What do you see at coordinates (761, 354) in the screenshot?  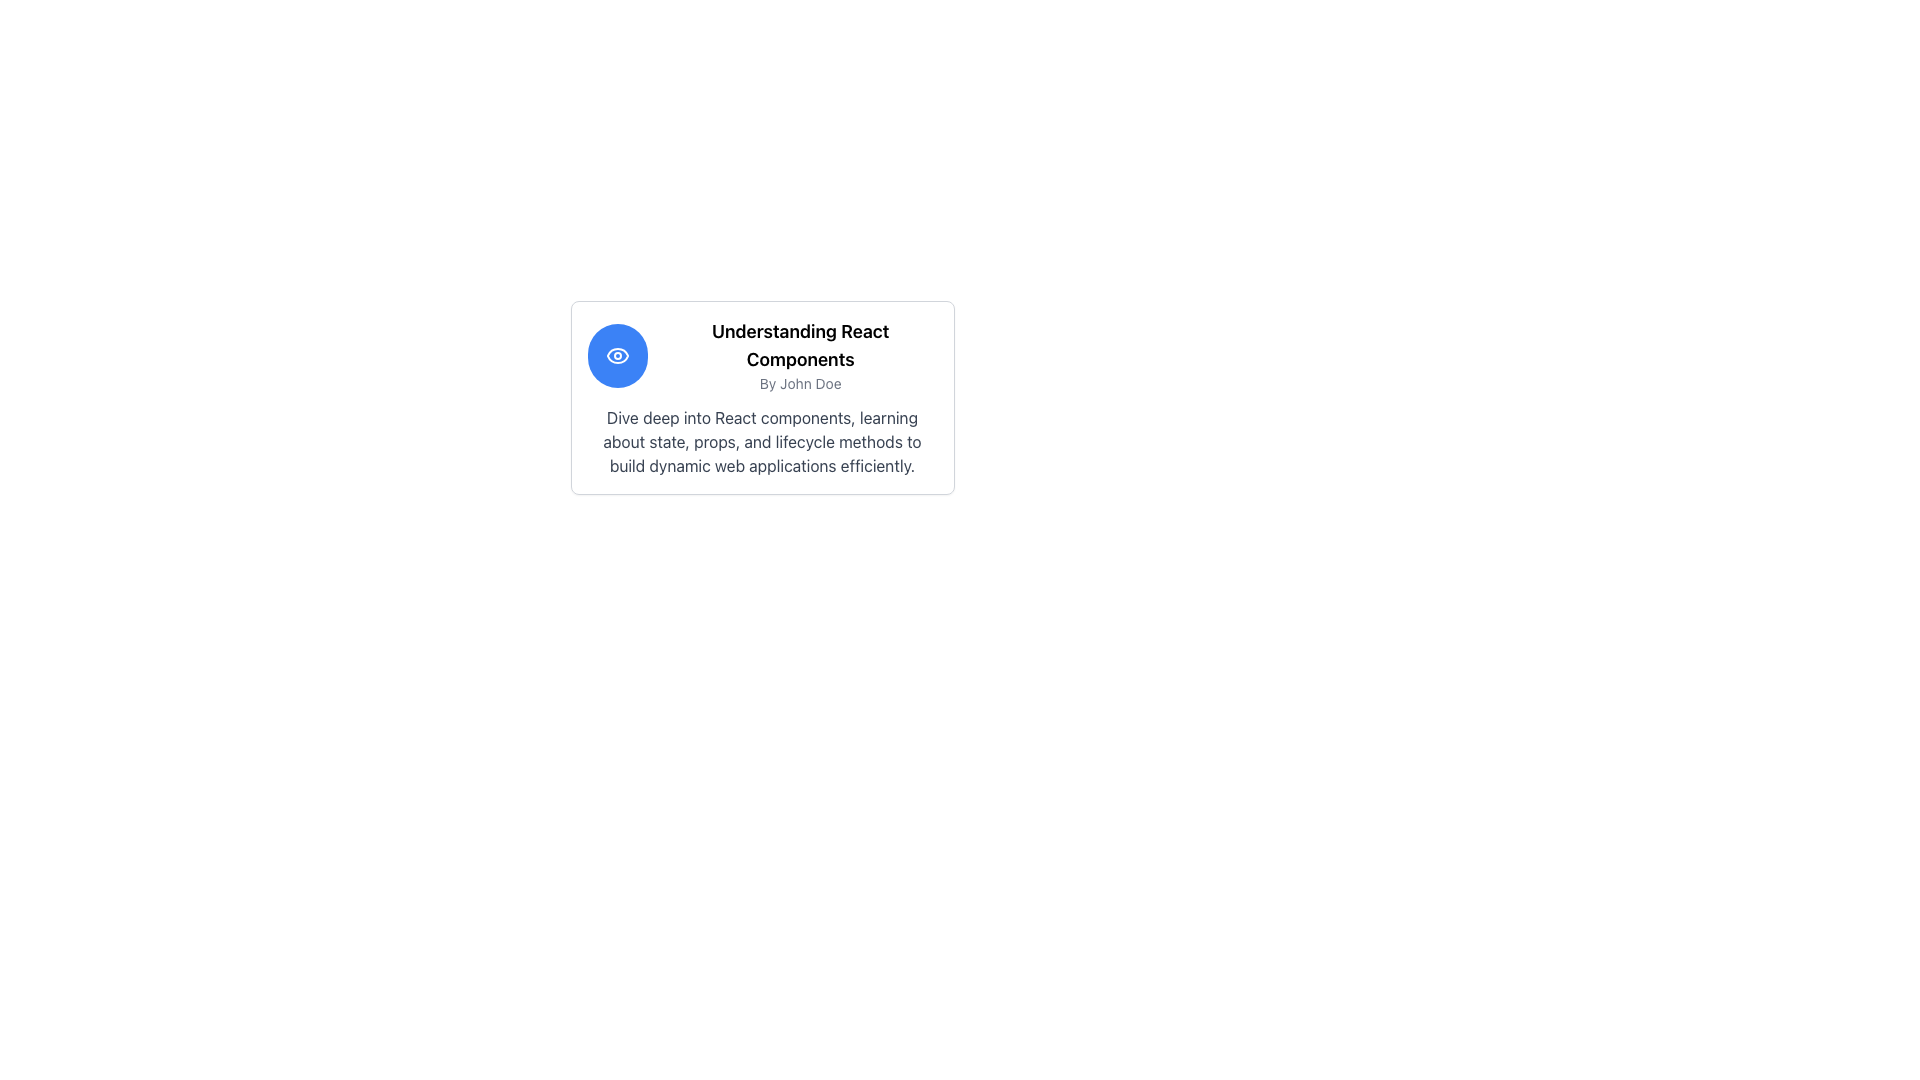 I see `the Header section that includes a circular blue icon on the left and the title 'Understanding React Components' with subtitle 'By John Doe' on the right` at bounding box center [761, 354].